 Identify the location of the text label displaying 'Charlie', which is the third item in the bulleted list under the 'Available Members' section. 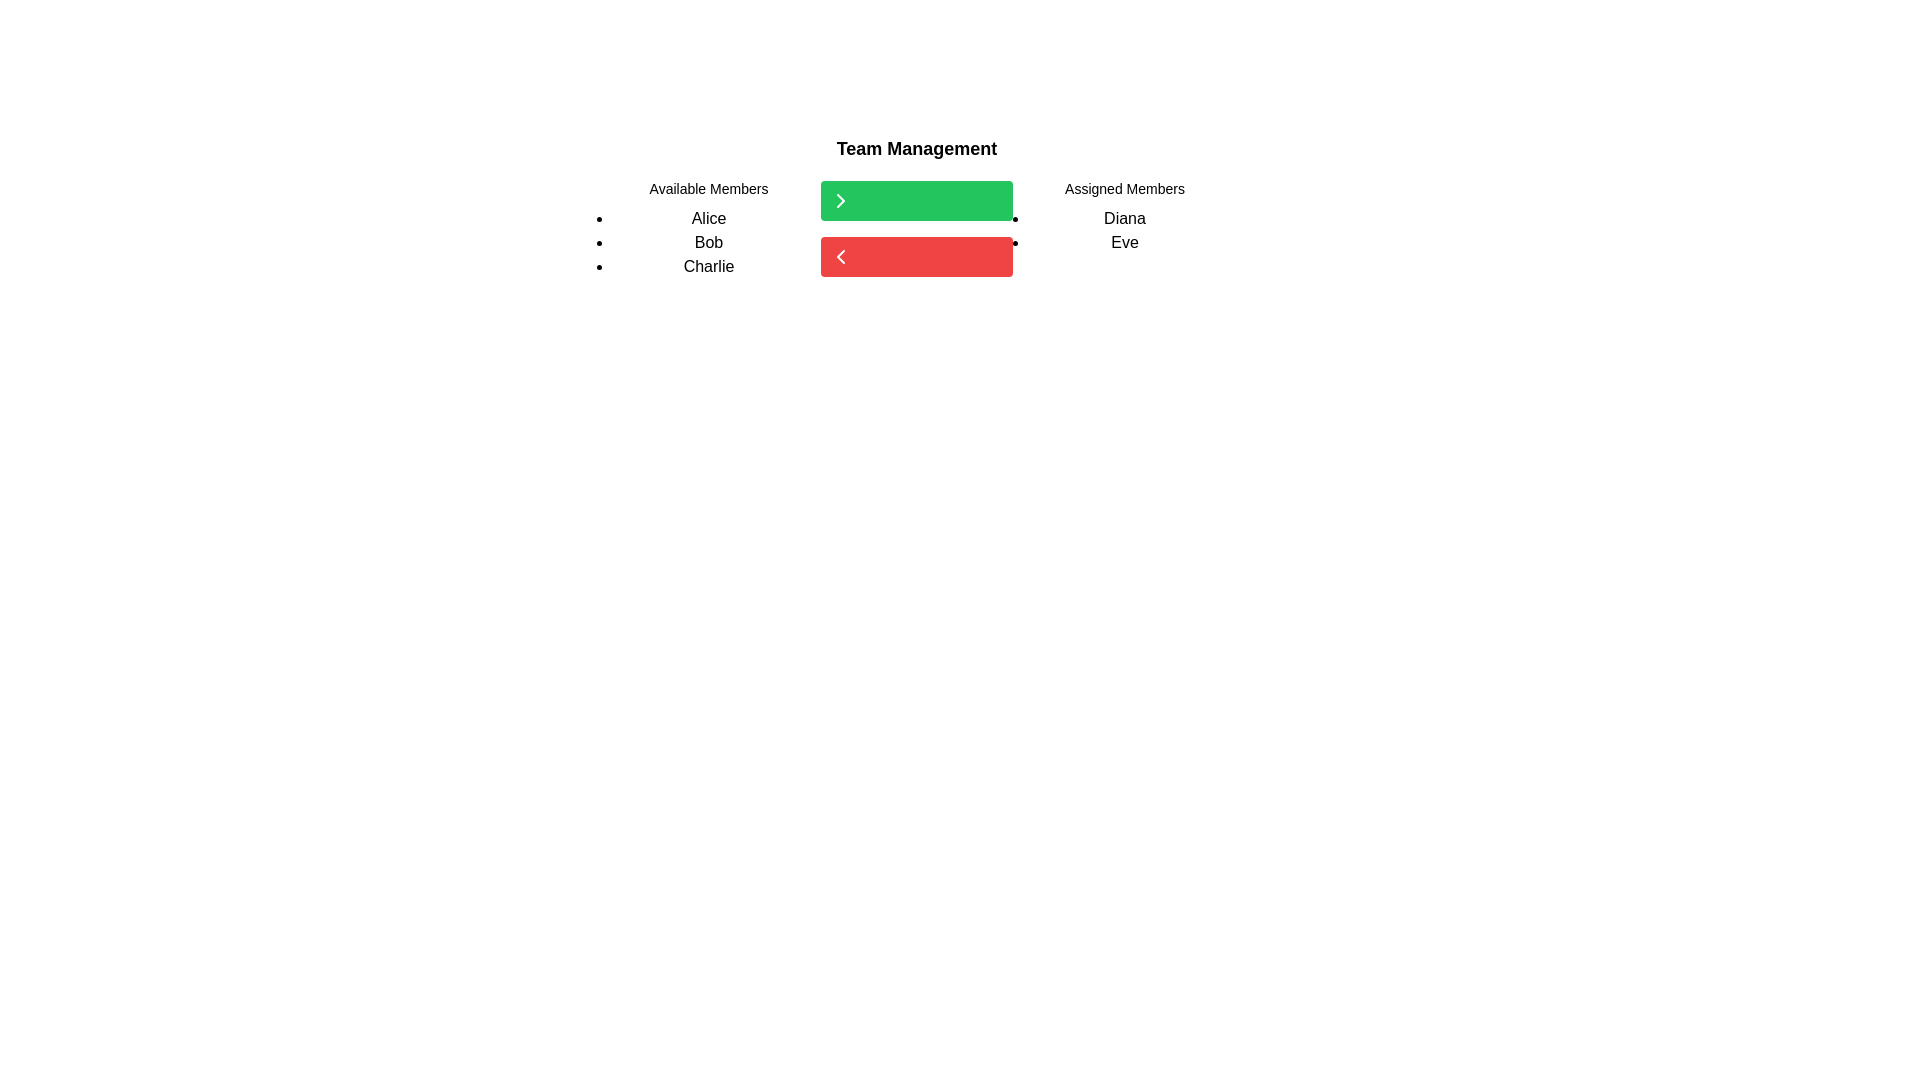
(709, 265).